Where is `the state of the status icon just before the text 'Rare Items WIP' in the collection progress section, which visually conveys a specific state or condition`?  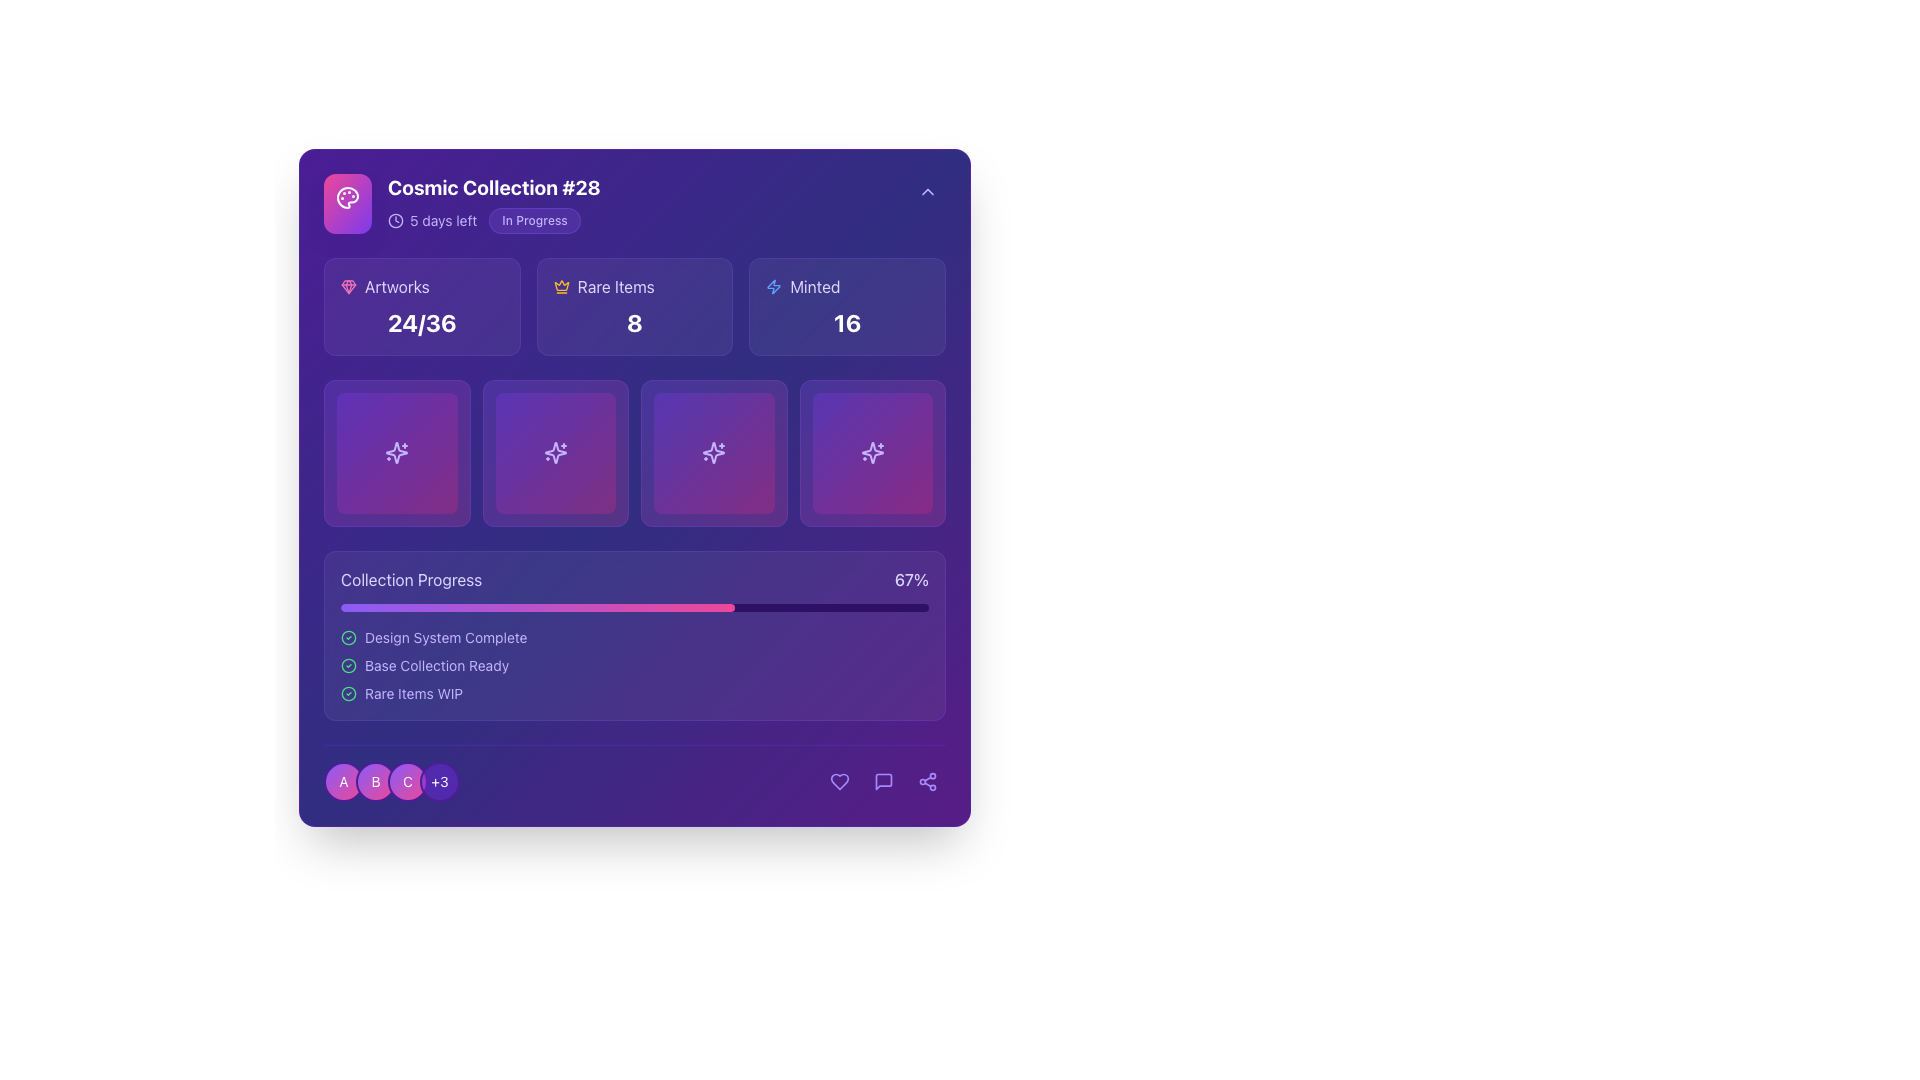 the state of the status icon just before the text 'Rare Items WIP' in the collection progress section, which visually conveys a specific state or condition is located at coordinates (349, 692).